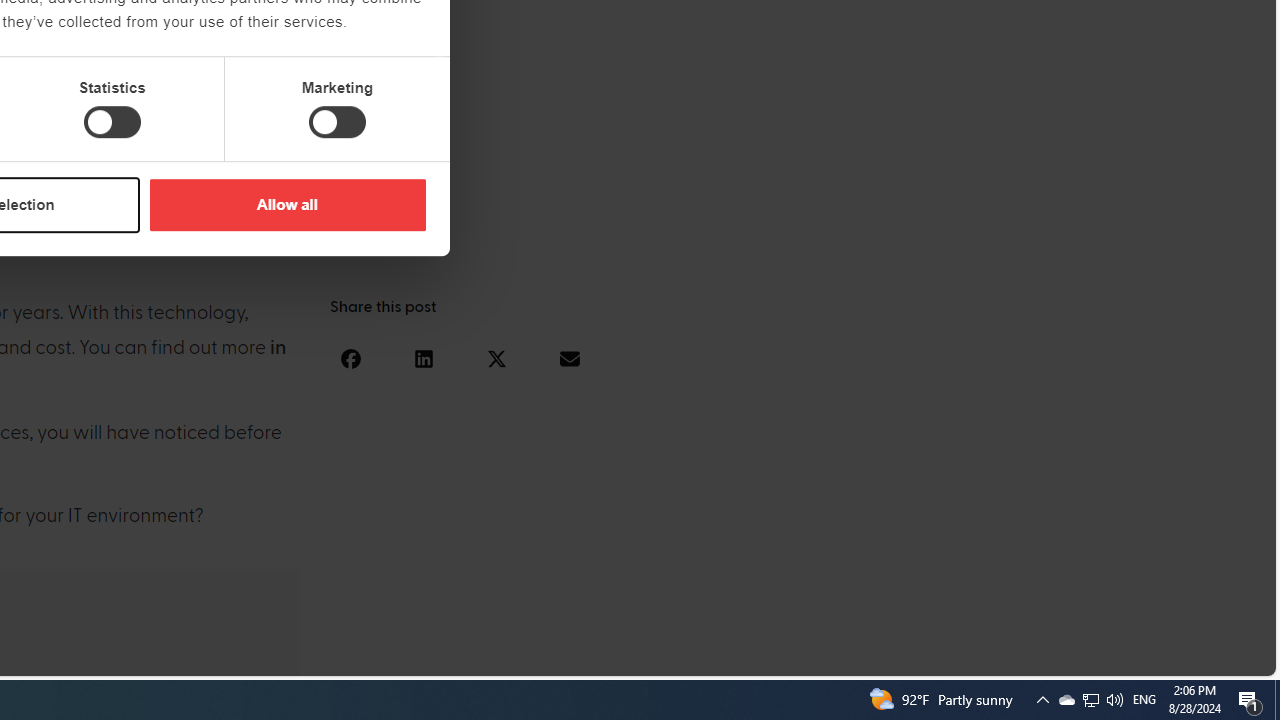  I want to click on 'Statistics', so click(111, 122).